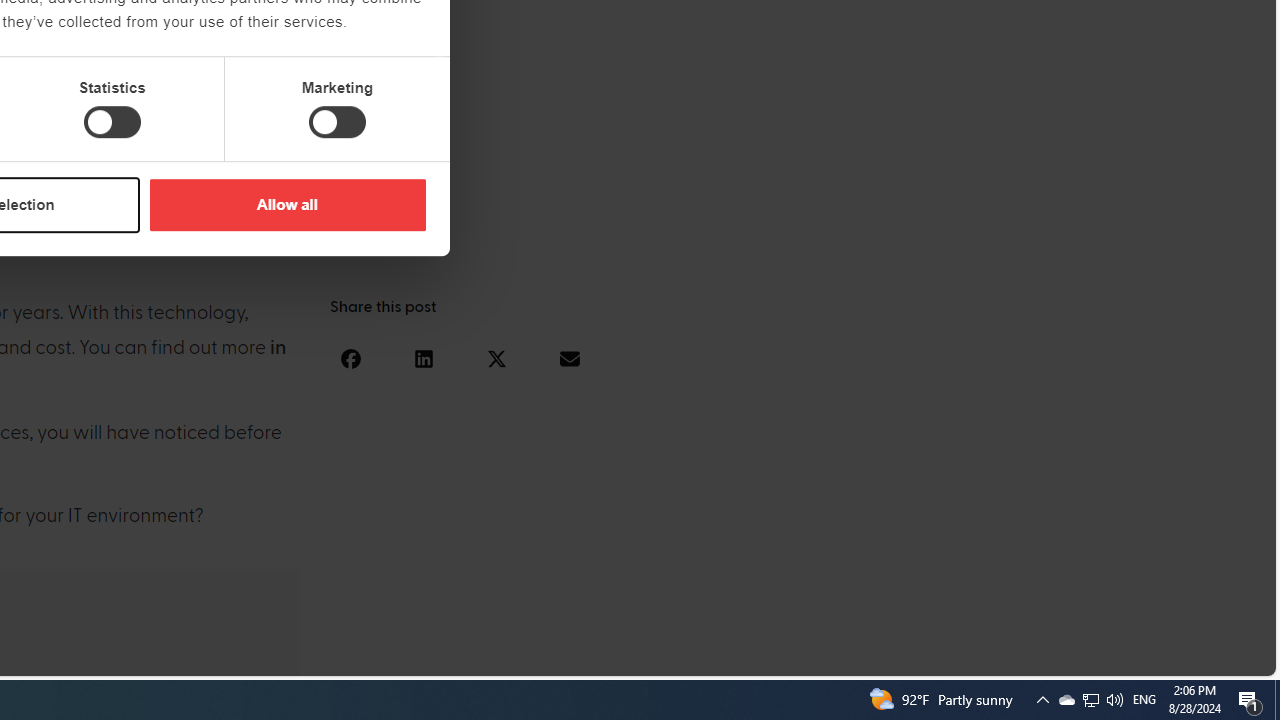  I want to click on 'Statistics', so click(111, 122).